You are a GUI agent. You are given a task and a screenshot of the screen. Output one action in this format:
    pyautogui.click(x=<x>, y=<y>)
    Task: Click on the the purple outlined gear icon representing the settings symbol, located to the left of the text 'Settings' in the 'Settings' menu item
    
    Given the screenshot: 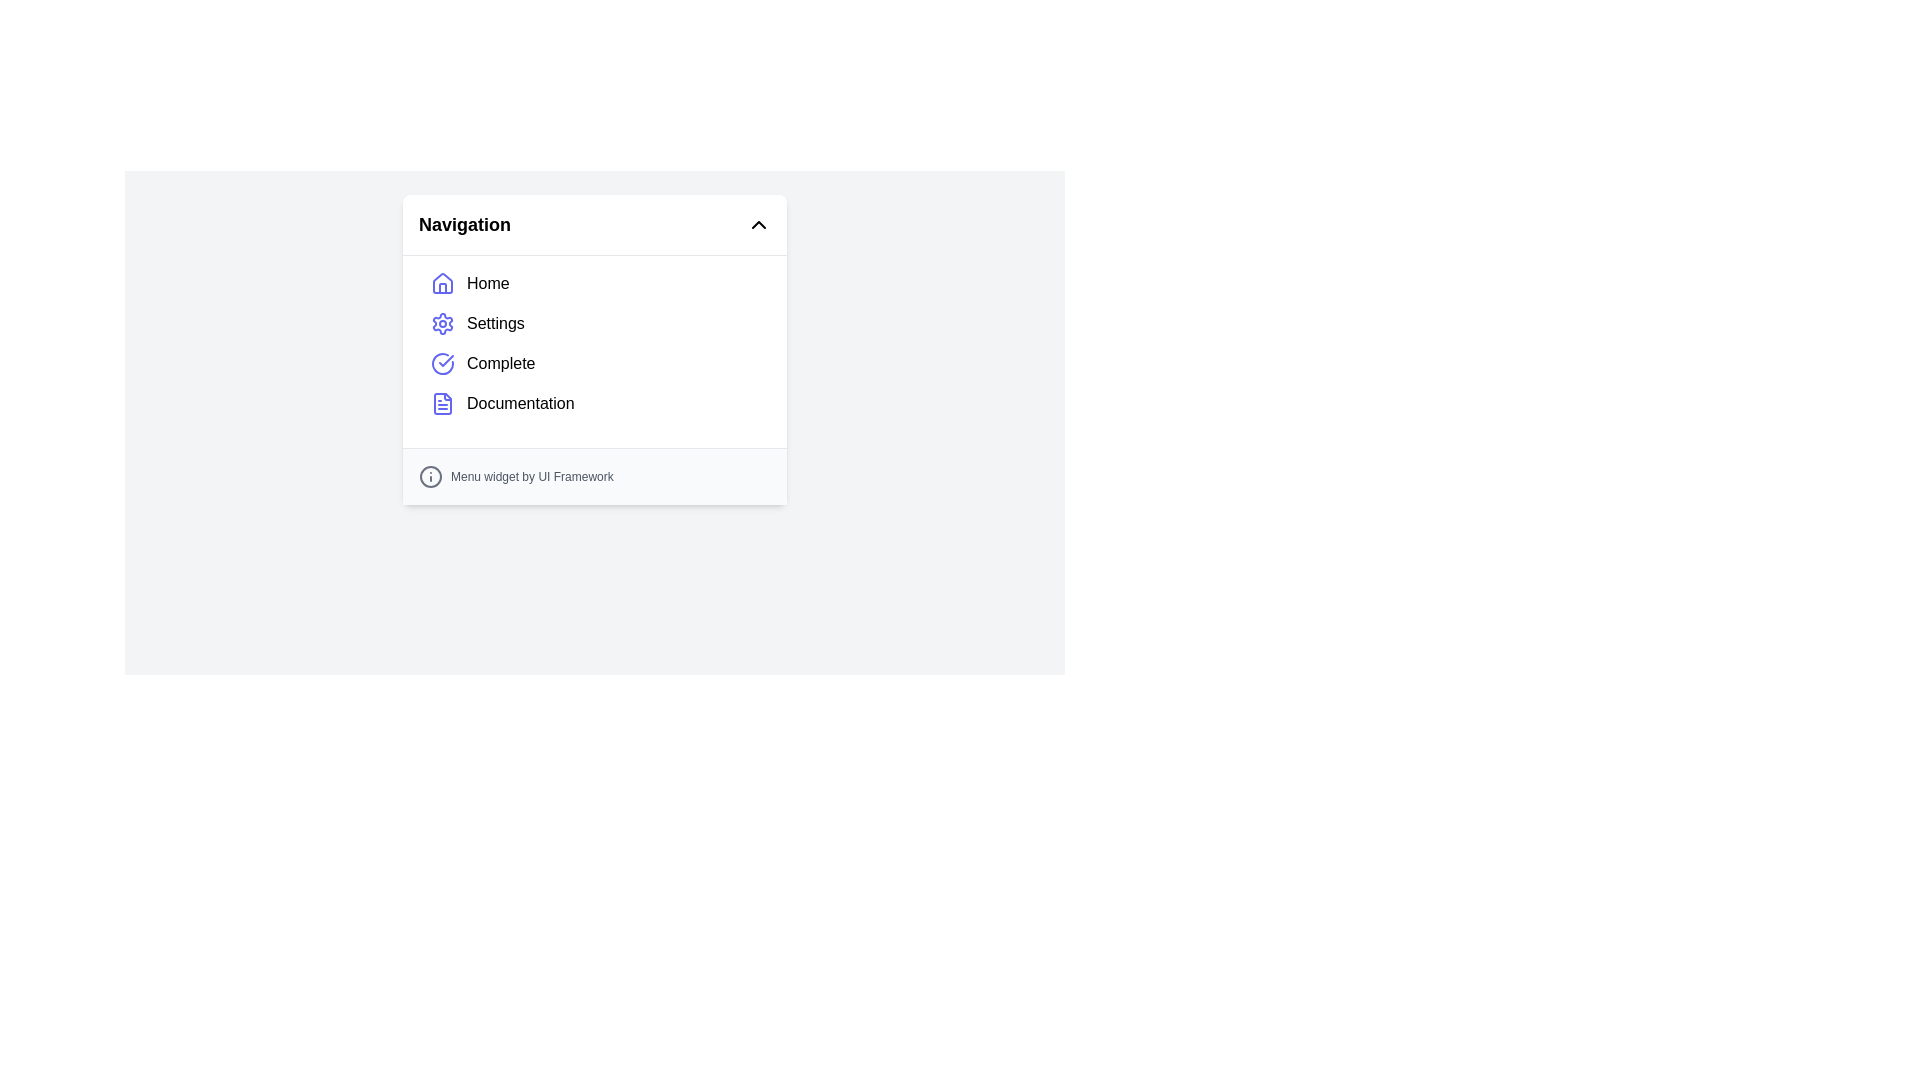 What is the action you would take?
    pyautogui.click(x=441, y=323)
    